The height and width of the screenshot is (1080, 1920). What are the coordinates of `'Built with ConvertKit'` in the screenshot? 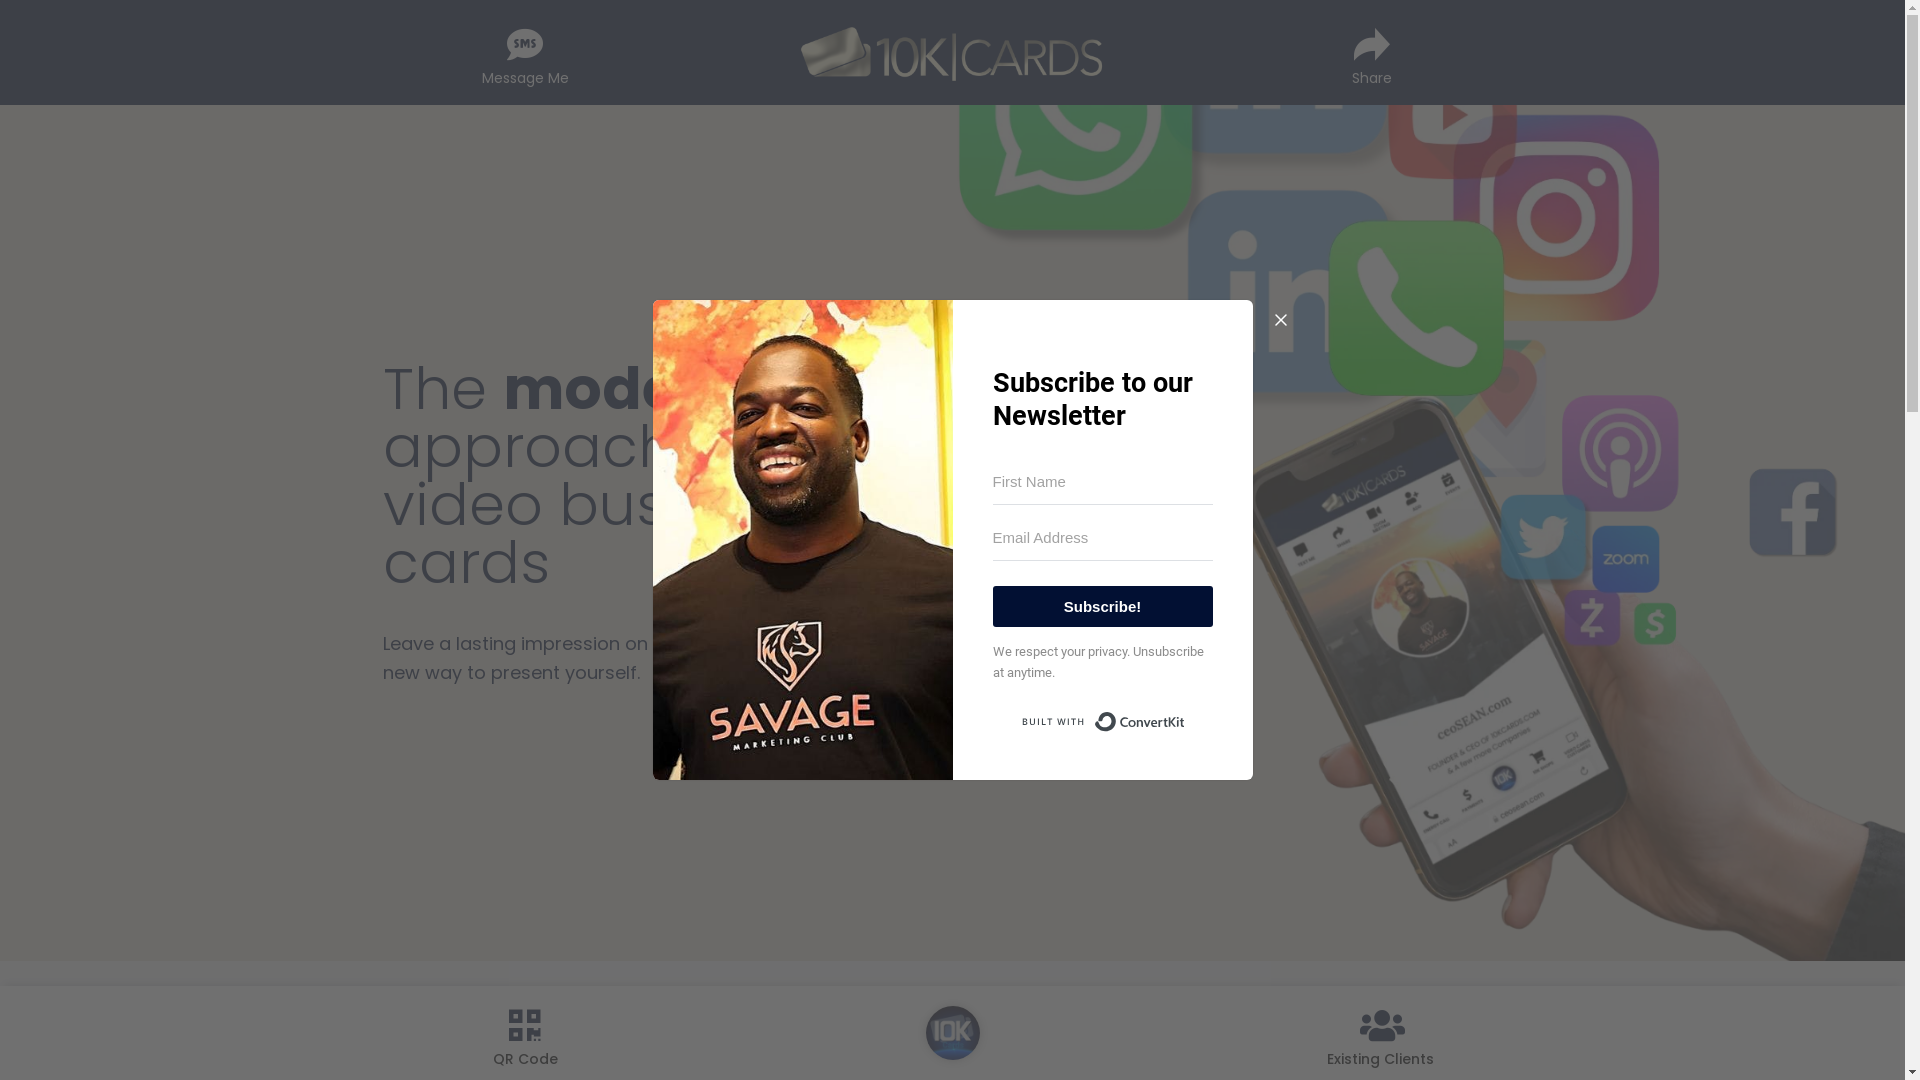 It's located at (1019, 721).